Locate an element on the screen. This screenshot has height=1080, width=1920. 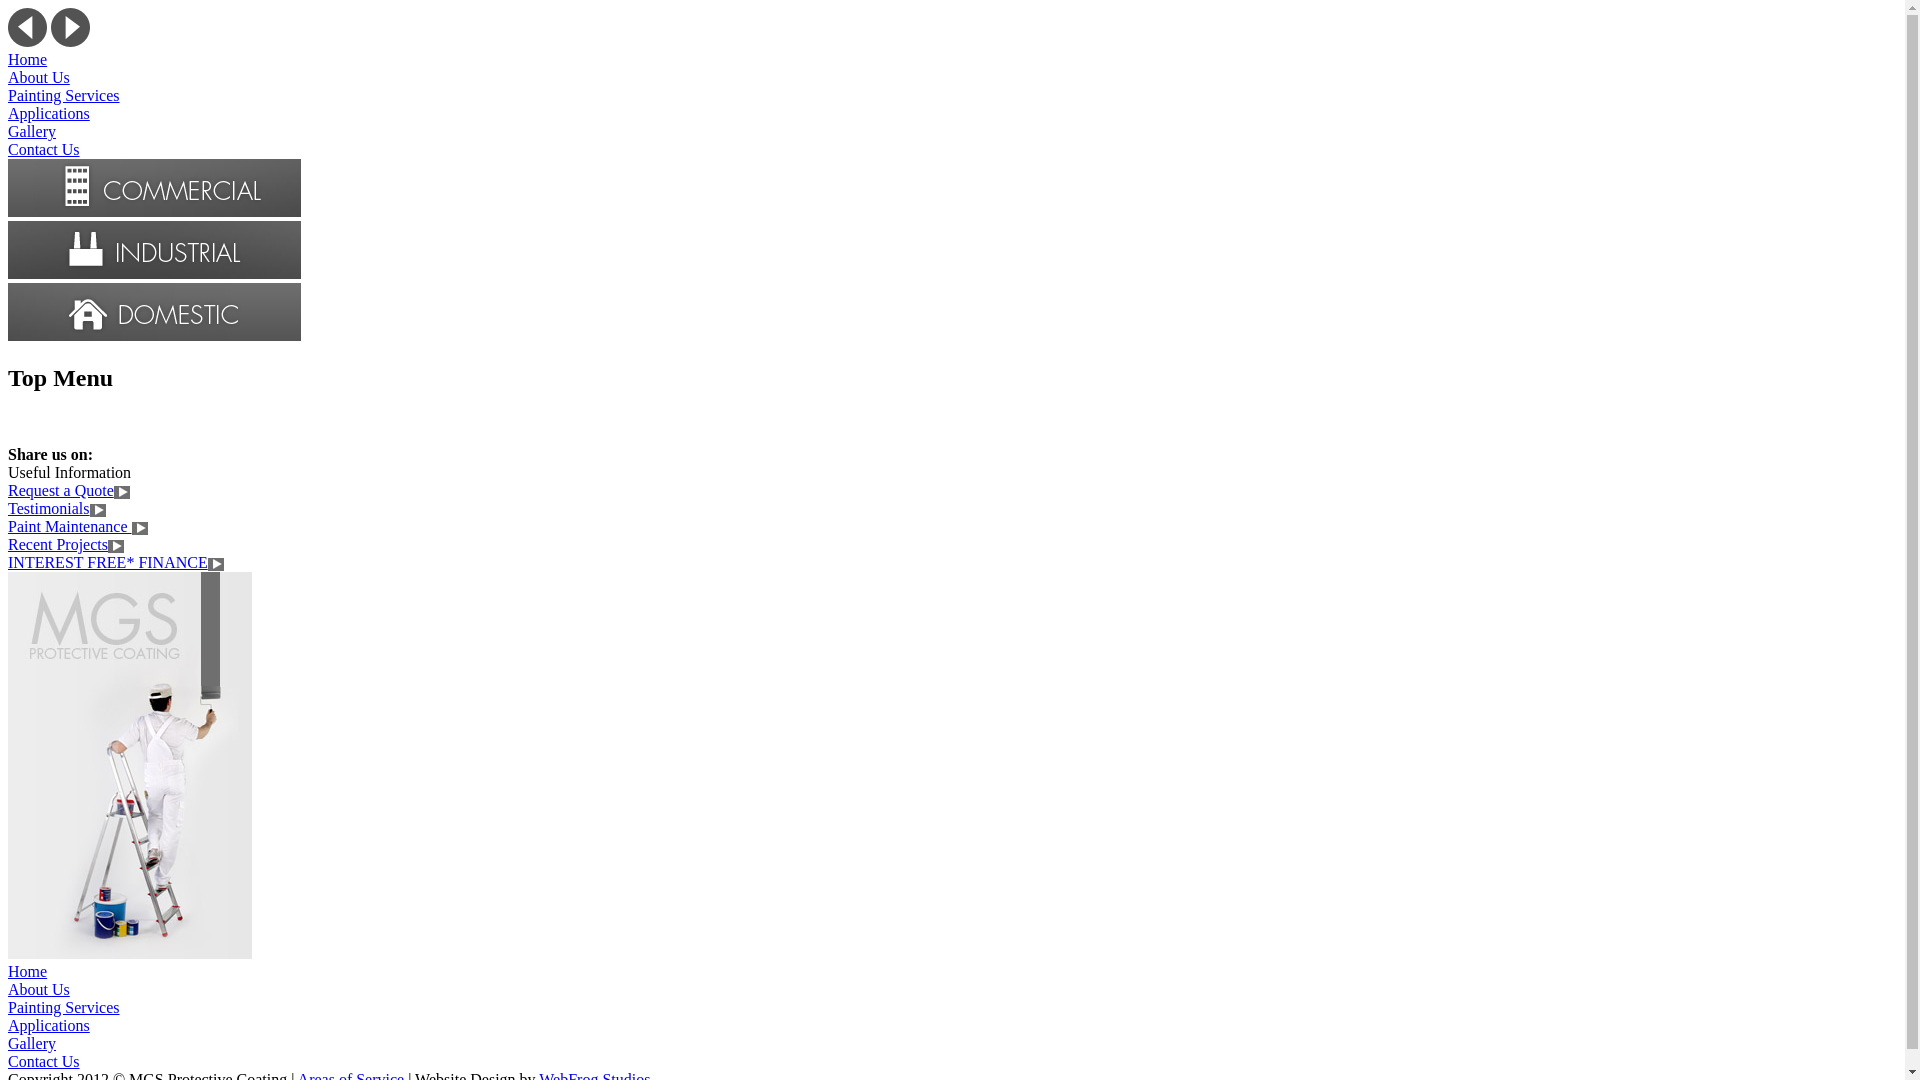
'Testimonials' is located at coordinates (8, 507).